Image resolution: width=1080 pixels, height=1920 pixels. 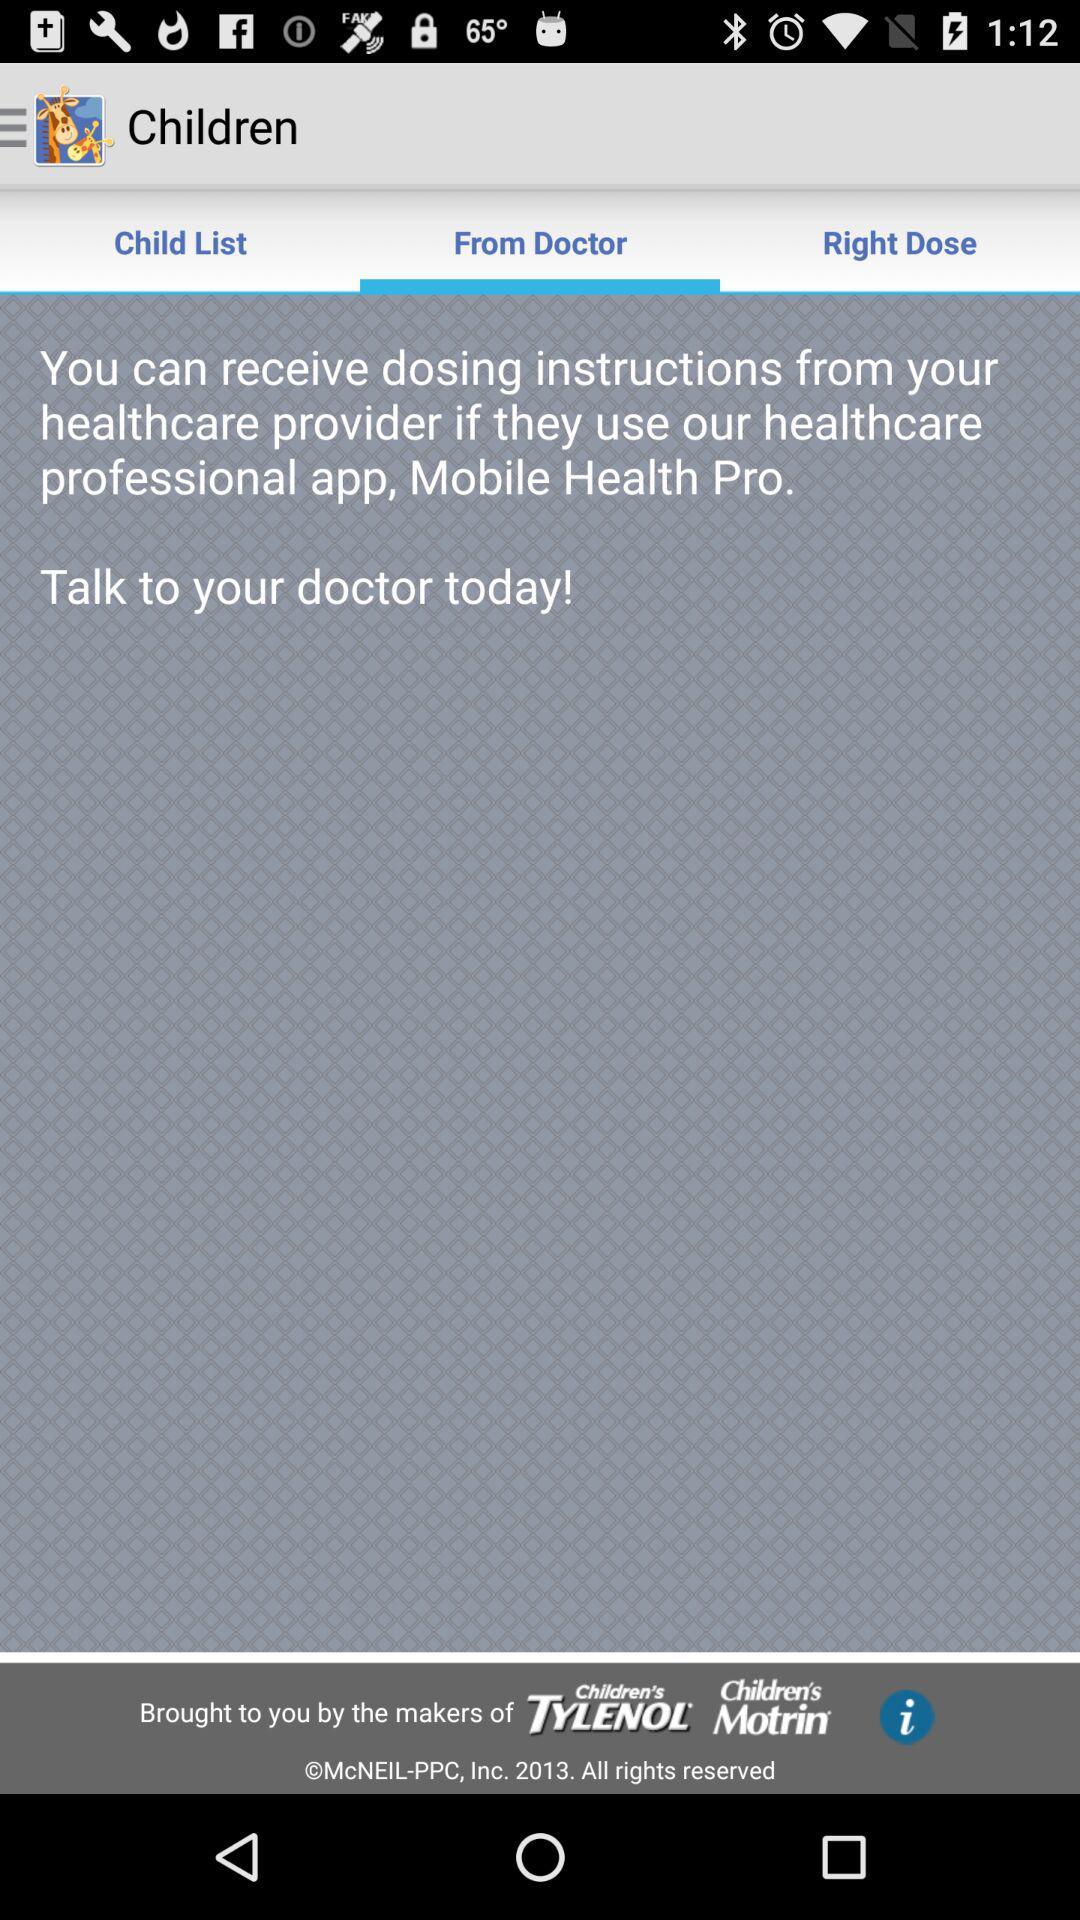 What do you see at coordinates (180, 240) in the screenshot?
I see `child list item` at bounding box center [180, 240].